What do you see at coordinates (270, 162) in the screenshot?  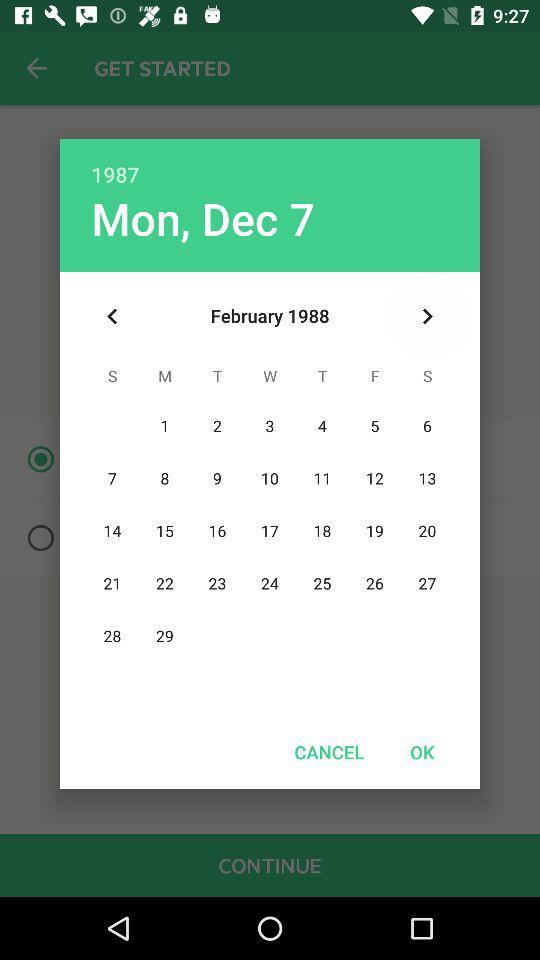 I see `the 1987 icon` at bounding box center [270, 162].